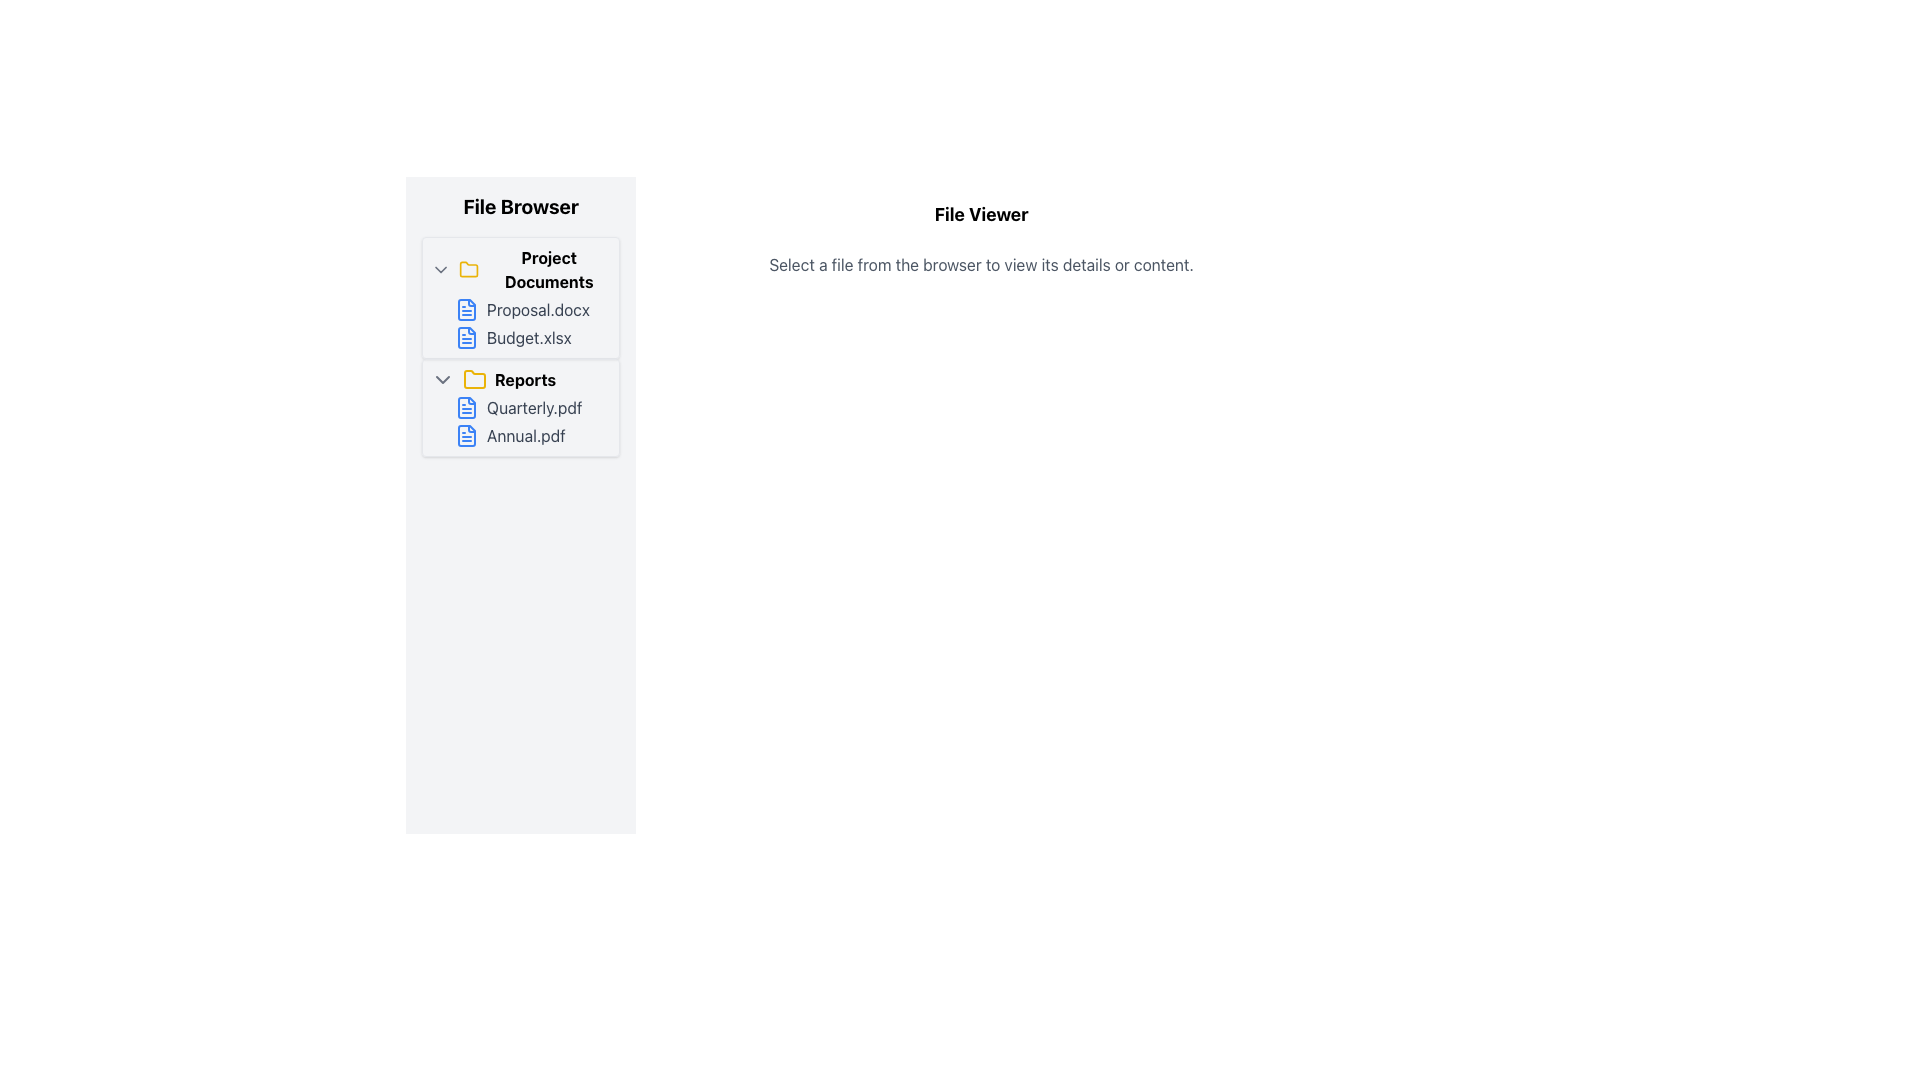 Image resolution: width=1920 pixels, height=1080 pixels. Describe the element at coordinates (981, 215) in the screenshot. I see `the header text label that serves as a title for the panel indicating the main function or purpose of the section` at that location.